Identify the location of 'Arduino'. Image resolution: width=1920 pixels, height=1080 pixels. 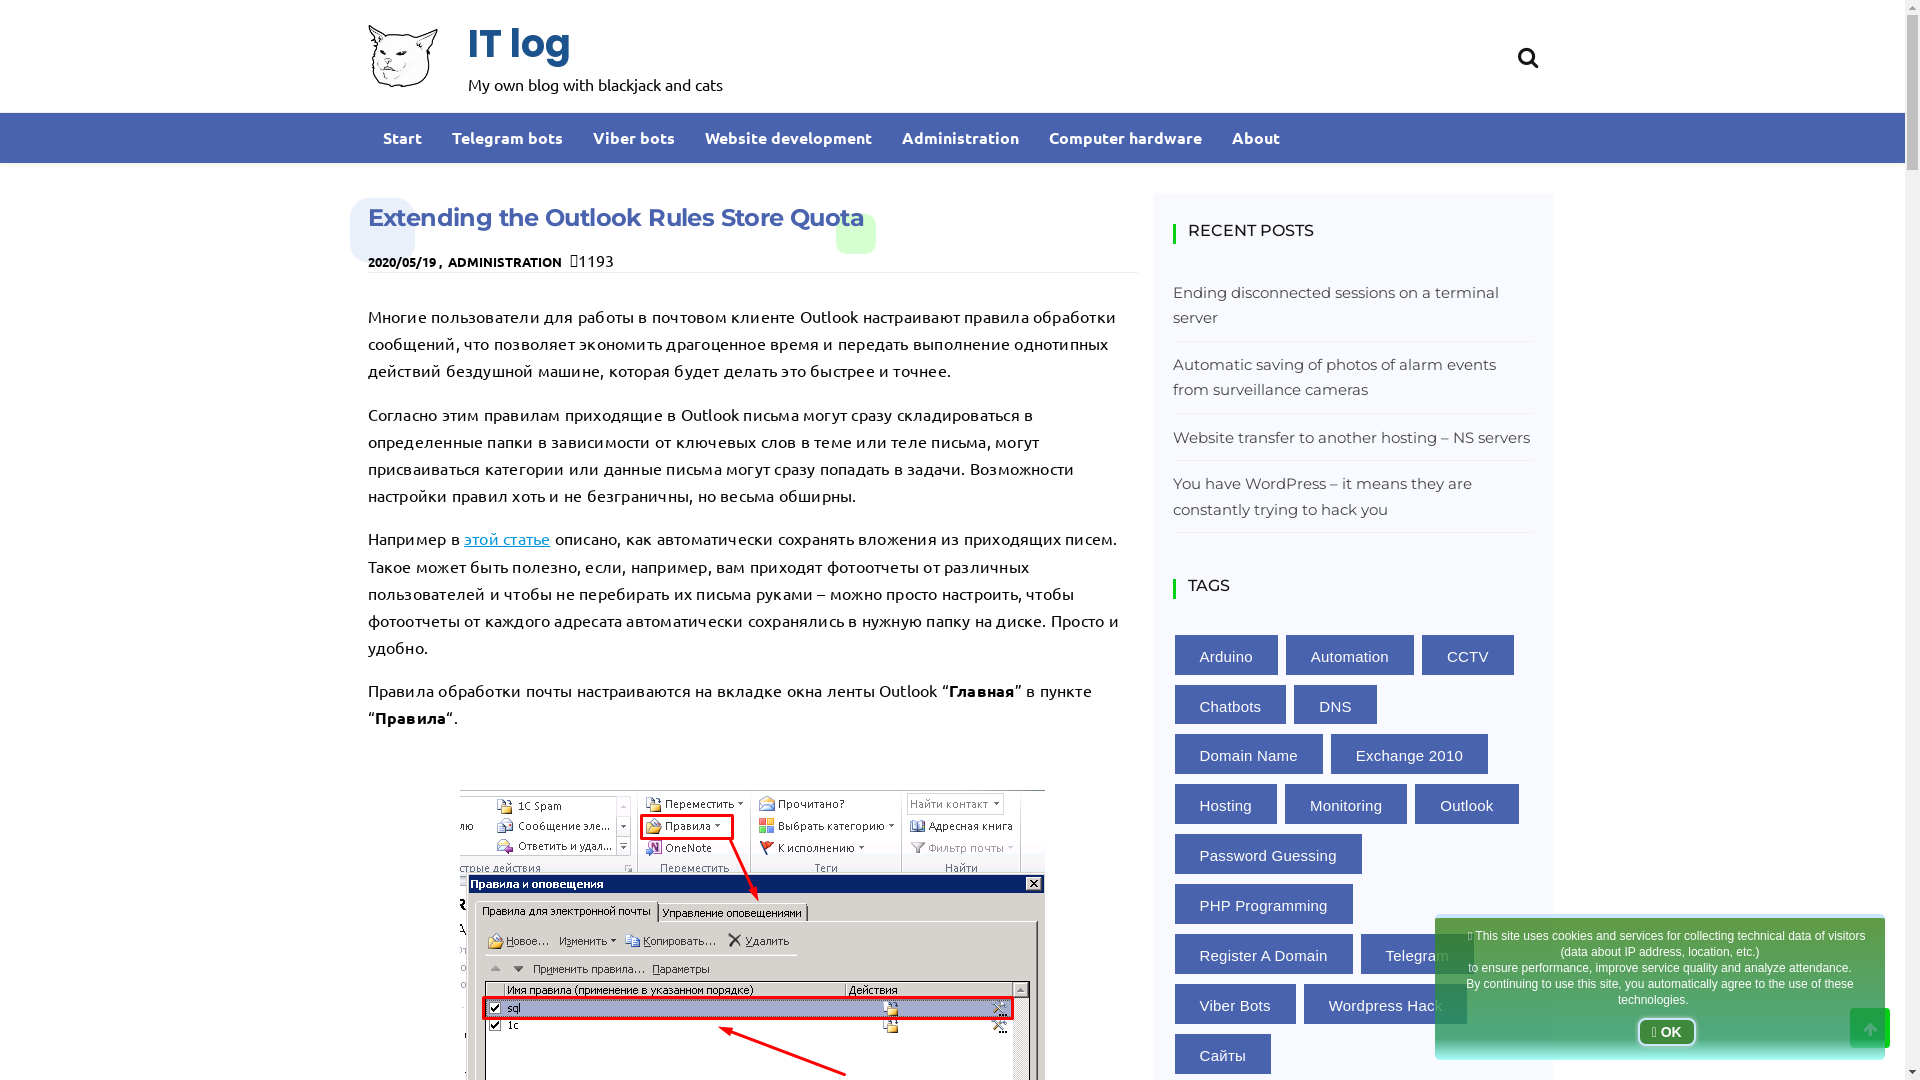
(1224, 655).